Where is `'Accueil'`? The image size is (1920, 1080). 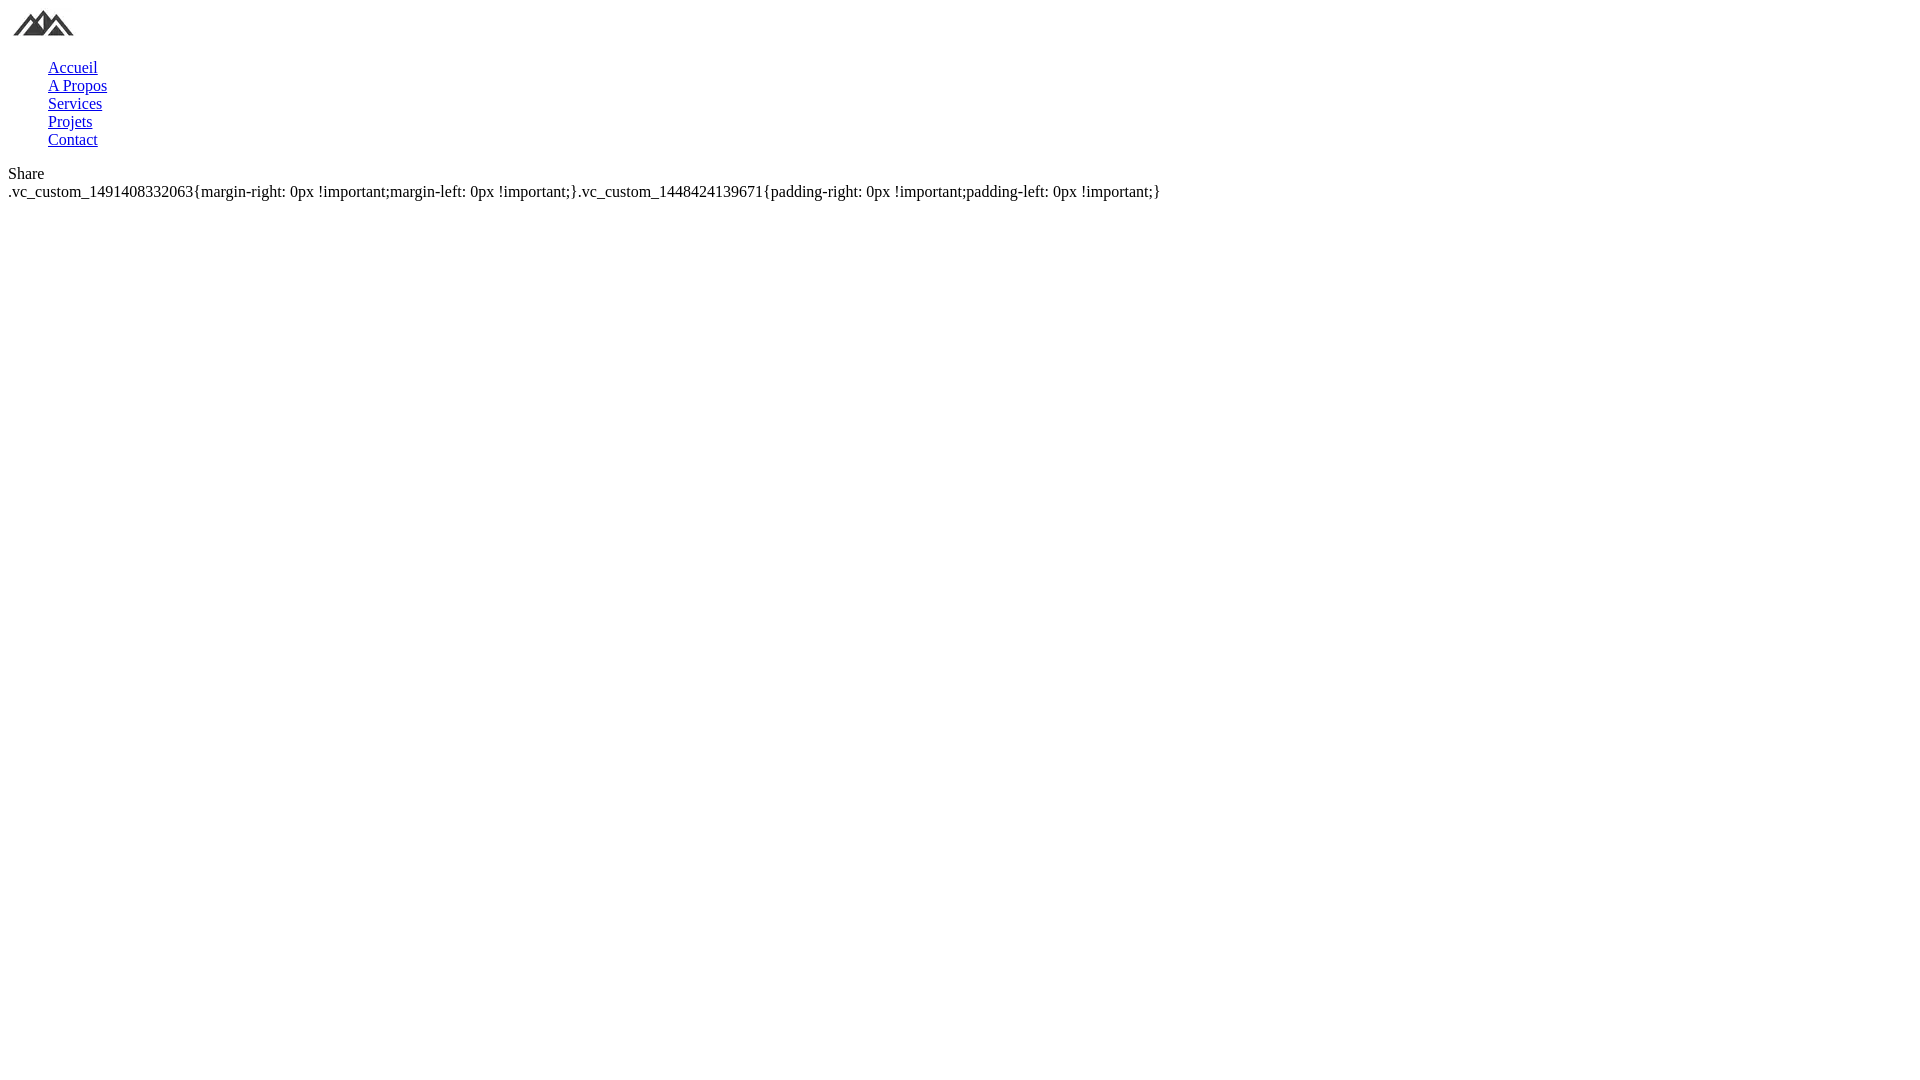 'Accueil' is located at coordinates (72, 66).